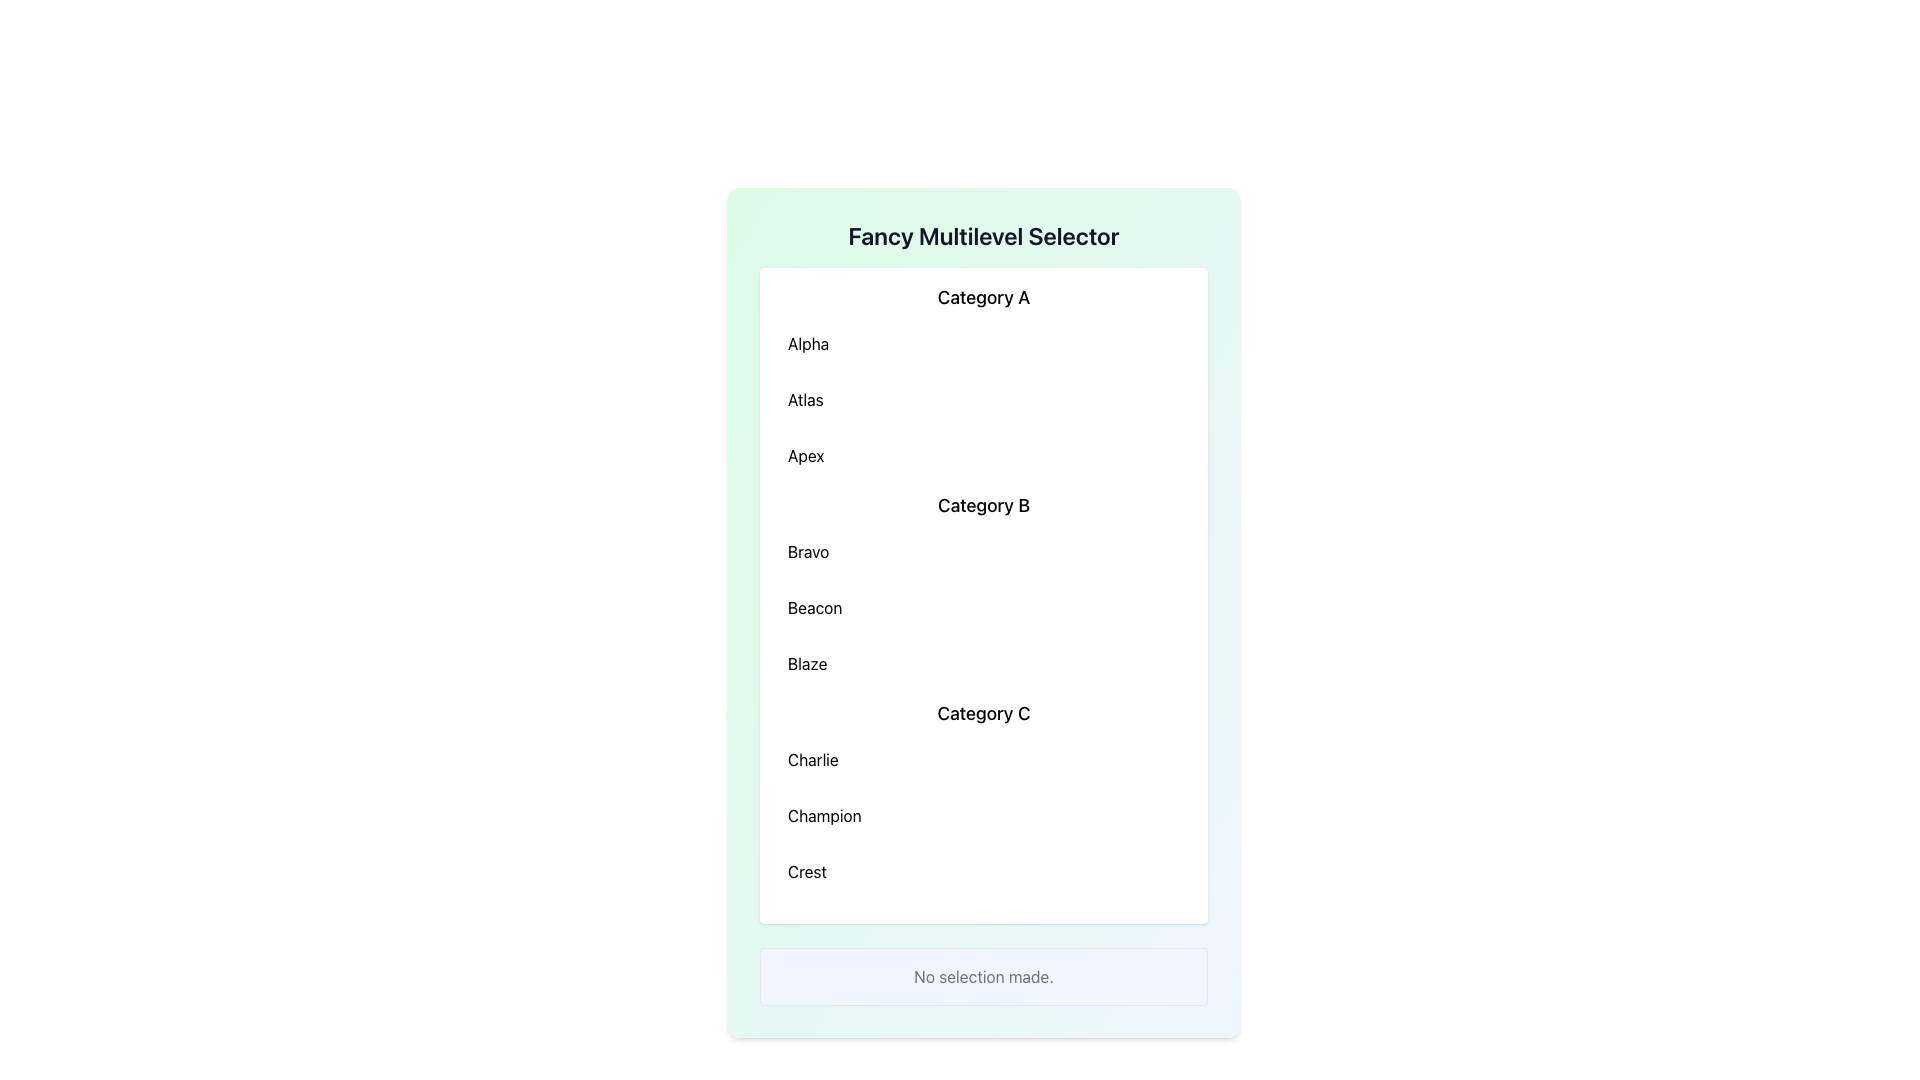 This screenshot has width=1920, height=1080. What do you see at coordinates (983, 797) in the screenshot?
I see `the 'Category C' section` at bounding box center [983, 797].